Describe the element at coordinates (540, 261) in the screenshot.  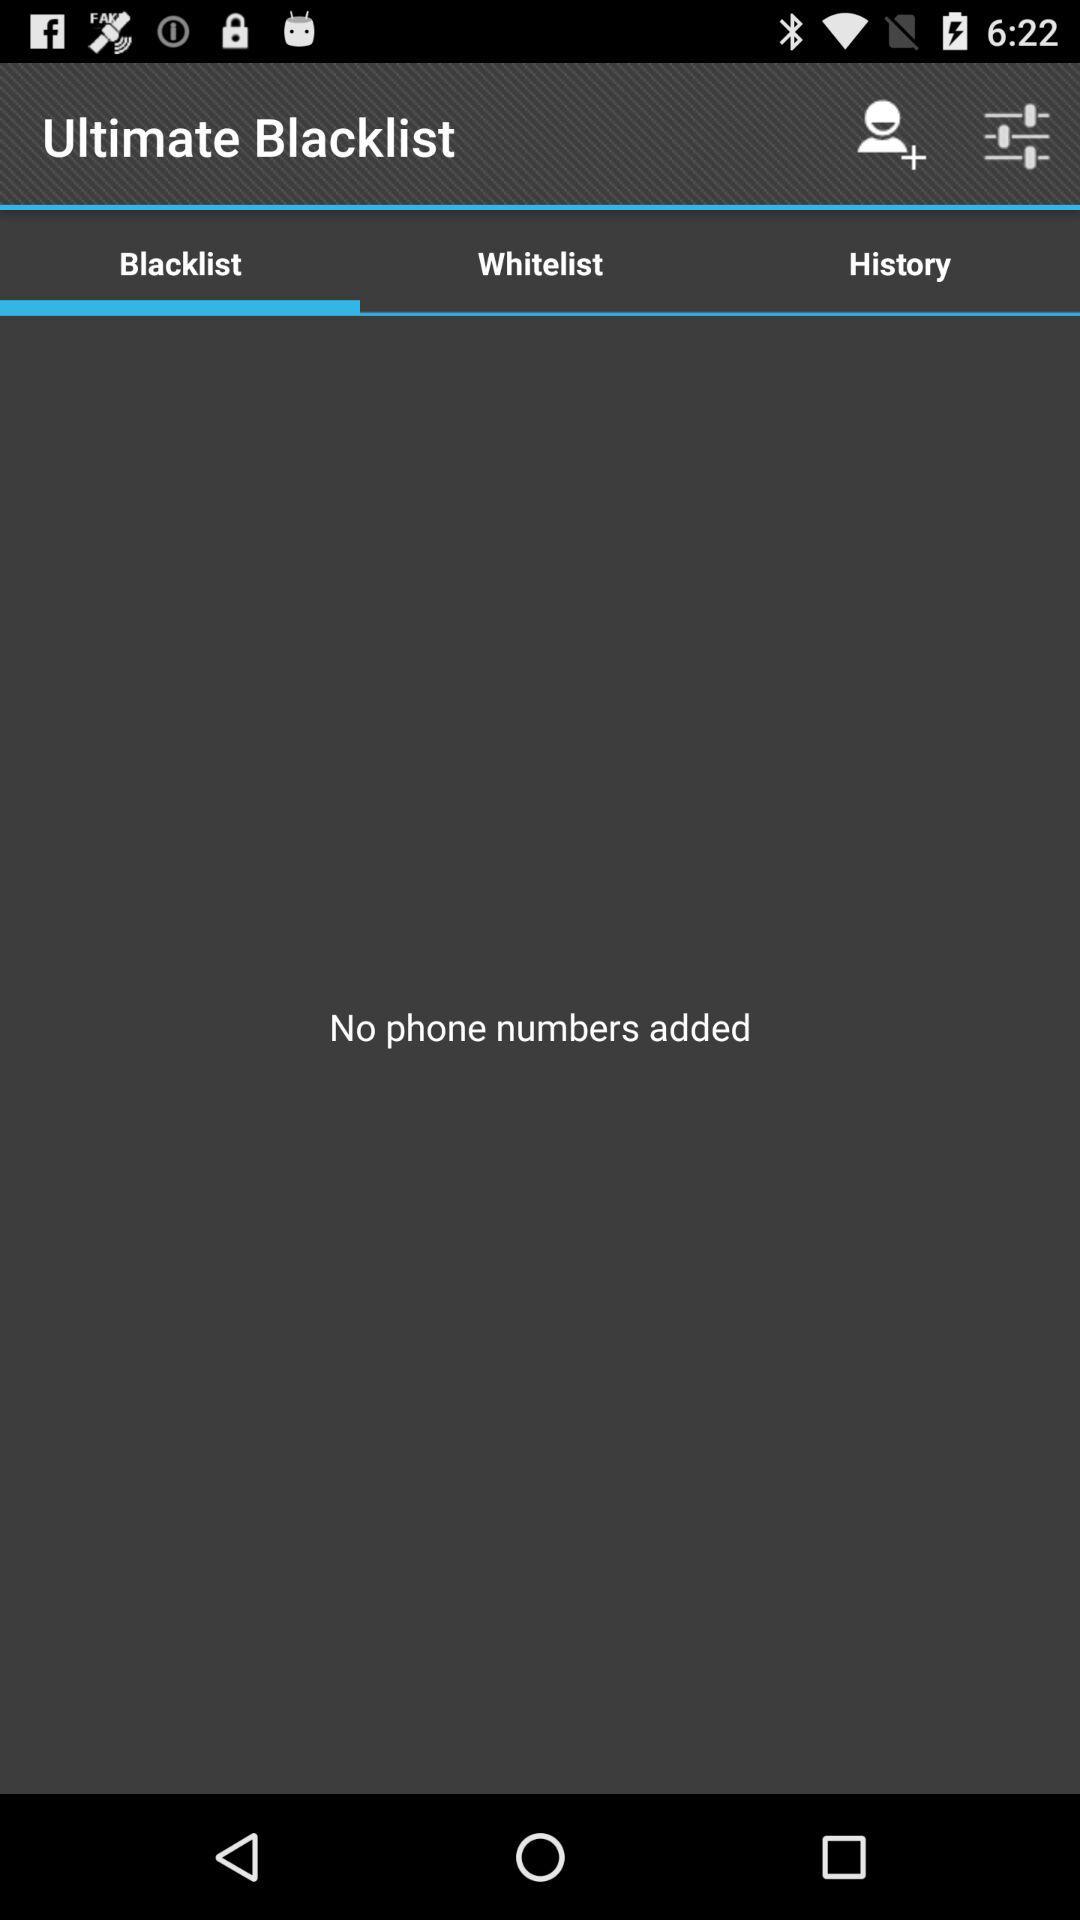
I see `whitelist` at that location.